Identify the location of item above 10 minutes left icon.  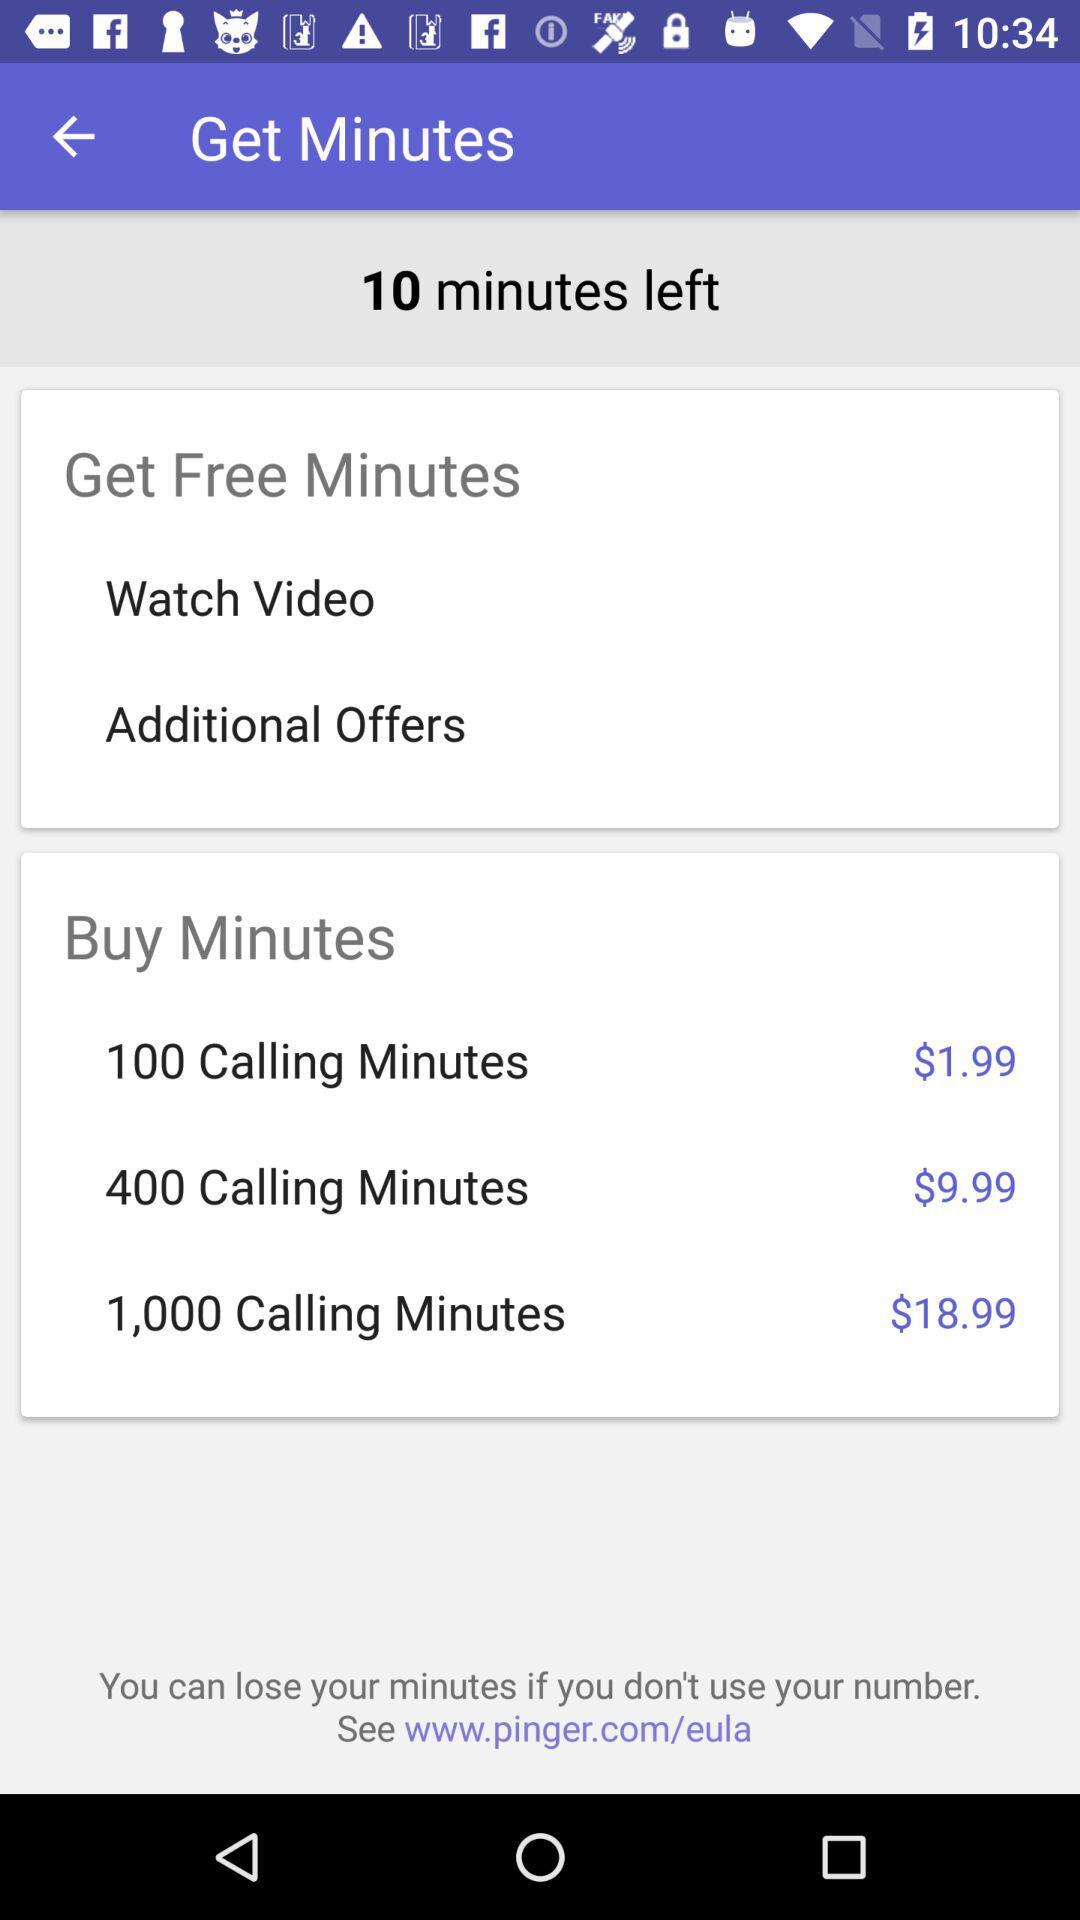
(72, 135).